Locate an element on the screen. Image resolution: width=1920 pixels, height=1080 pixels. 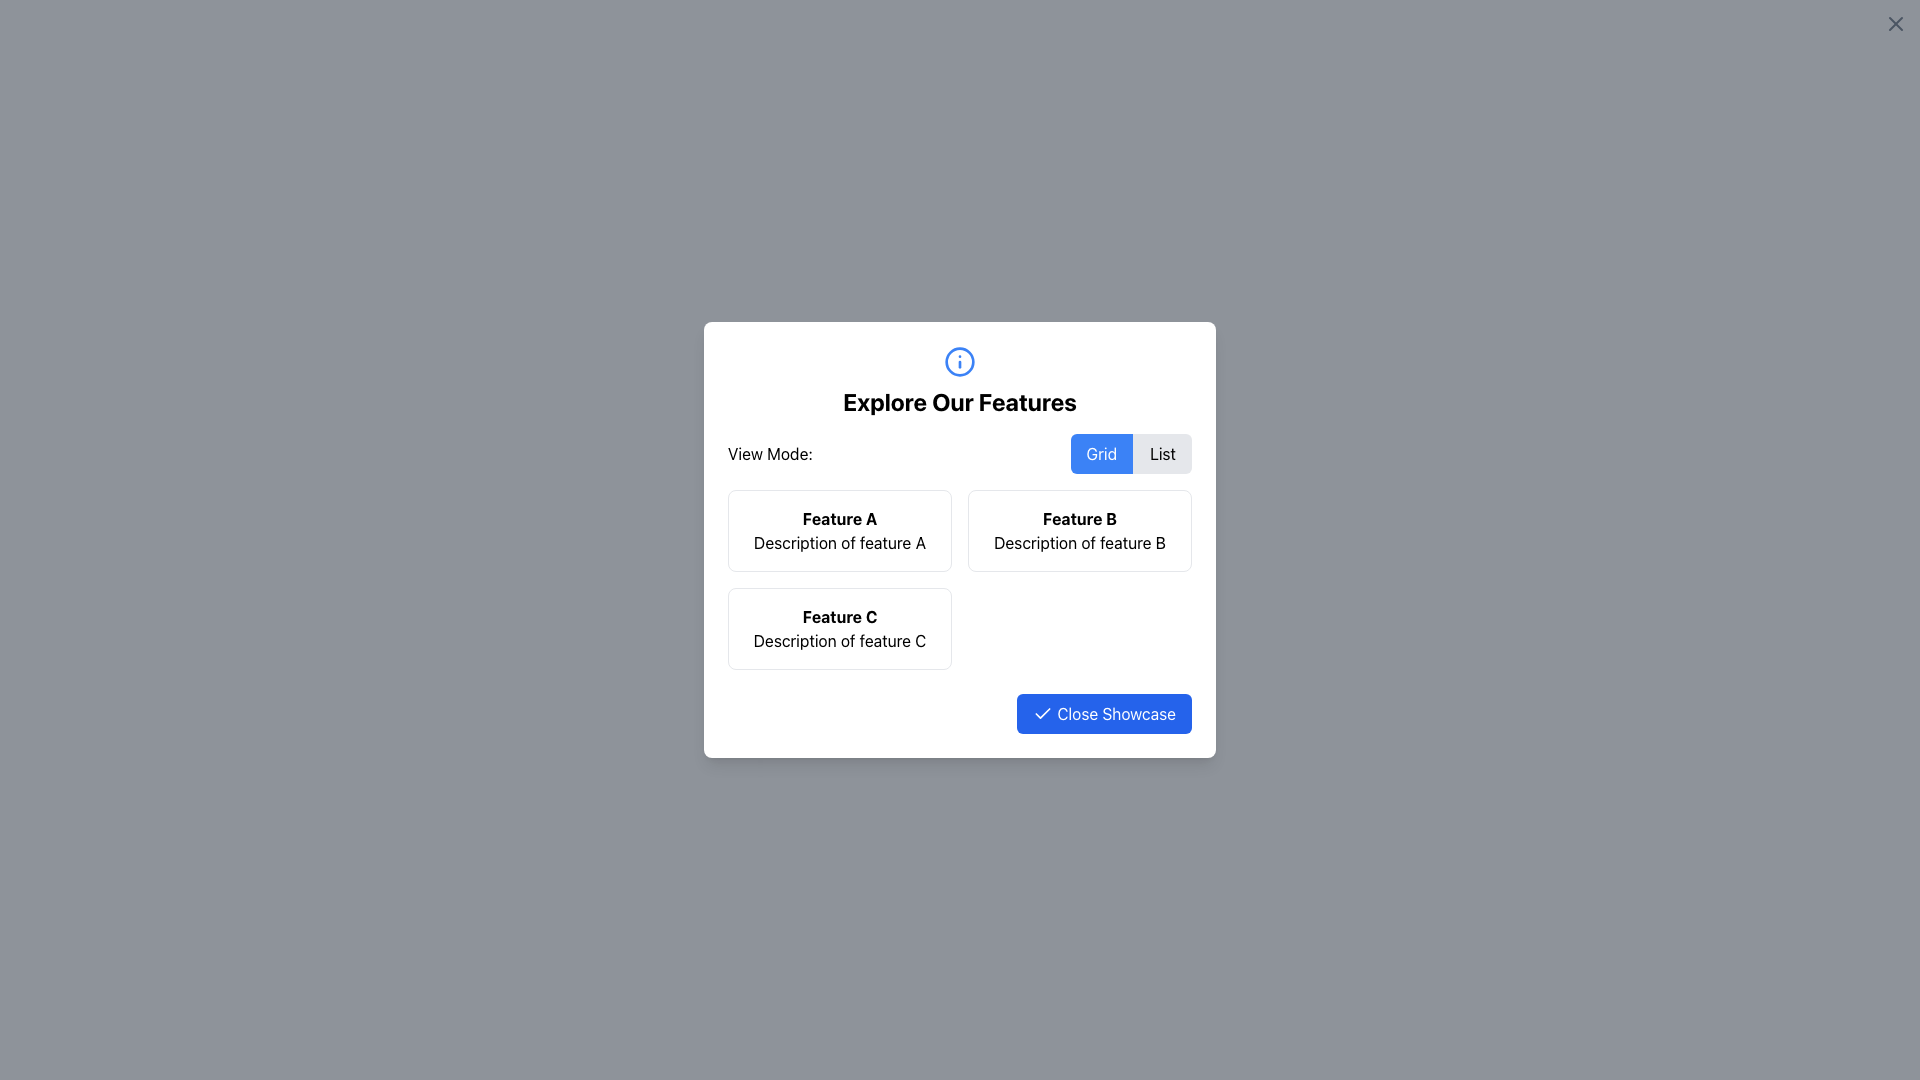
the small diagonal cross icon located at the top-right corner of the interface is located at coordinates (1895, 23).